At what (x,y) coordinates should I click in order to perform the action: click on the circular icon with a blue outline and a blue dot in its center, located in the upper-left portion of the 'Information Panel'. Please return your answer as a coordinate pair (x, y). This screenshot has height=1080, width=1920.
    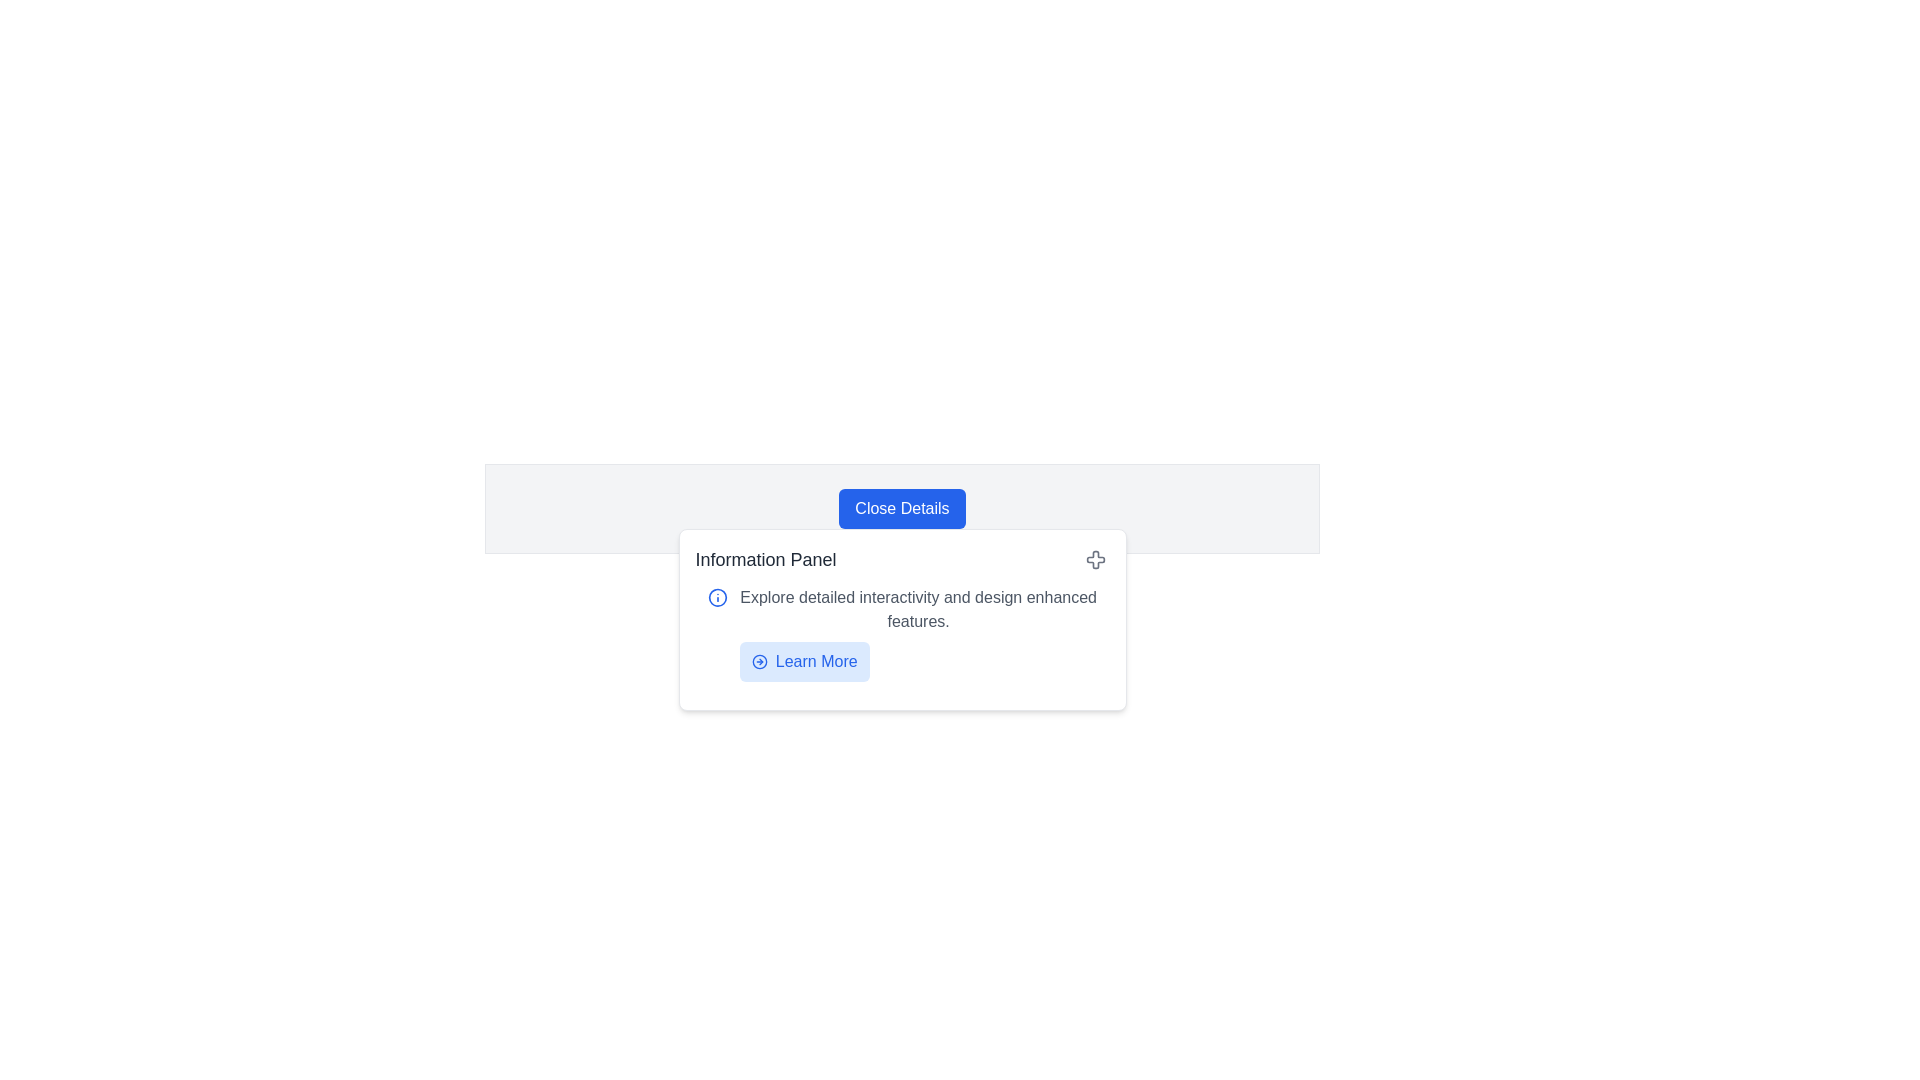
    Looking at the image, I should click on (717, 596).